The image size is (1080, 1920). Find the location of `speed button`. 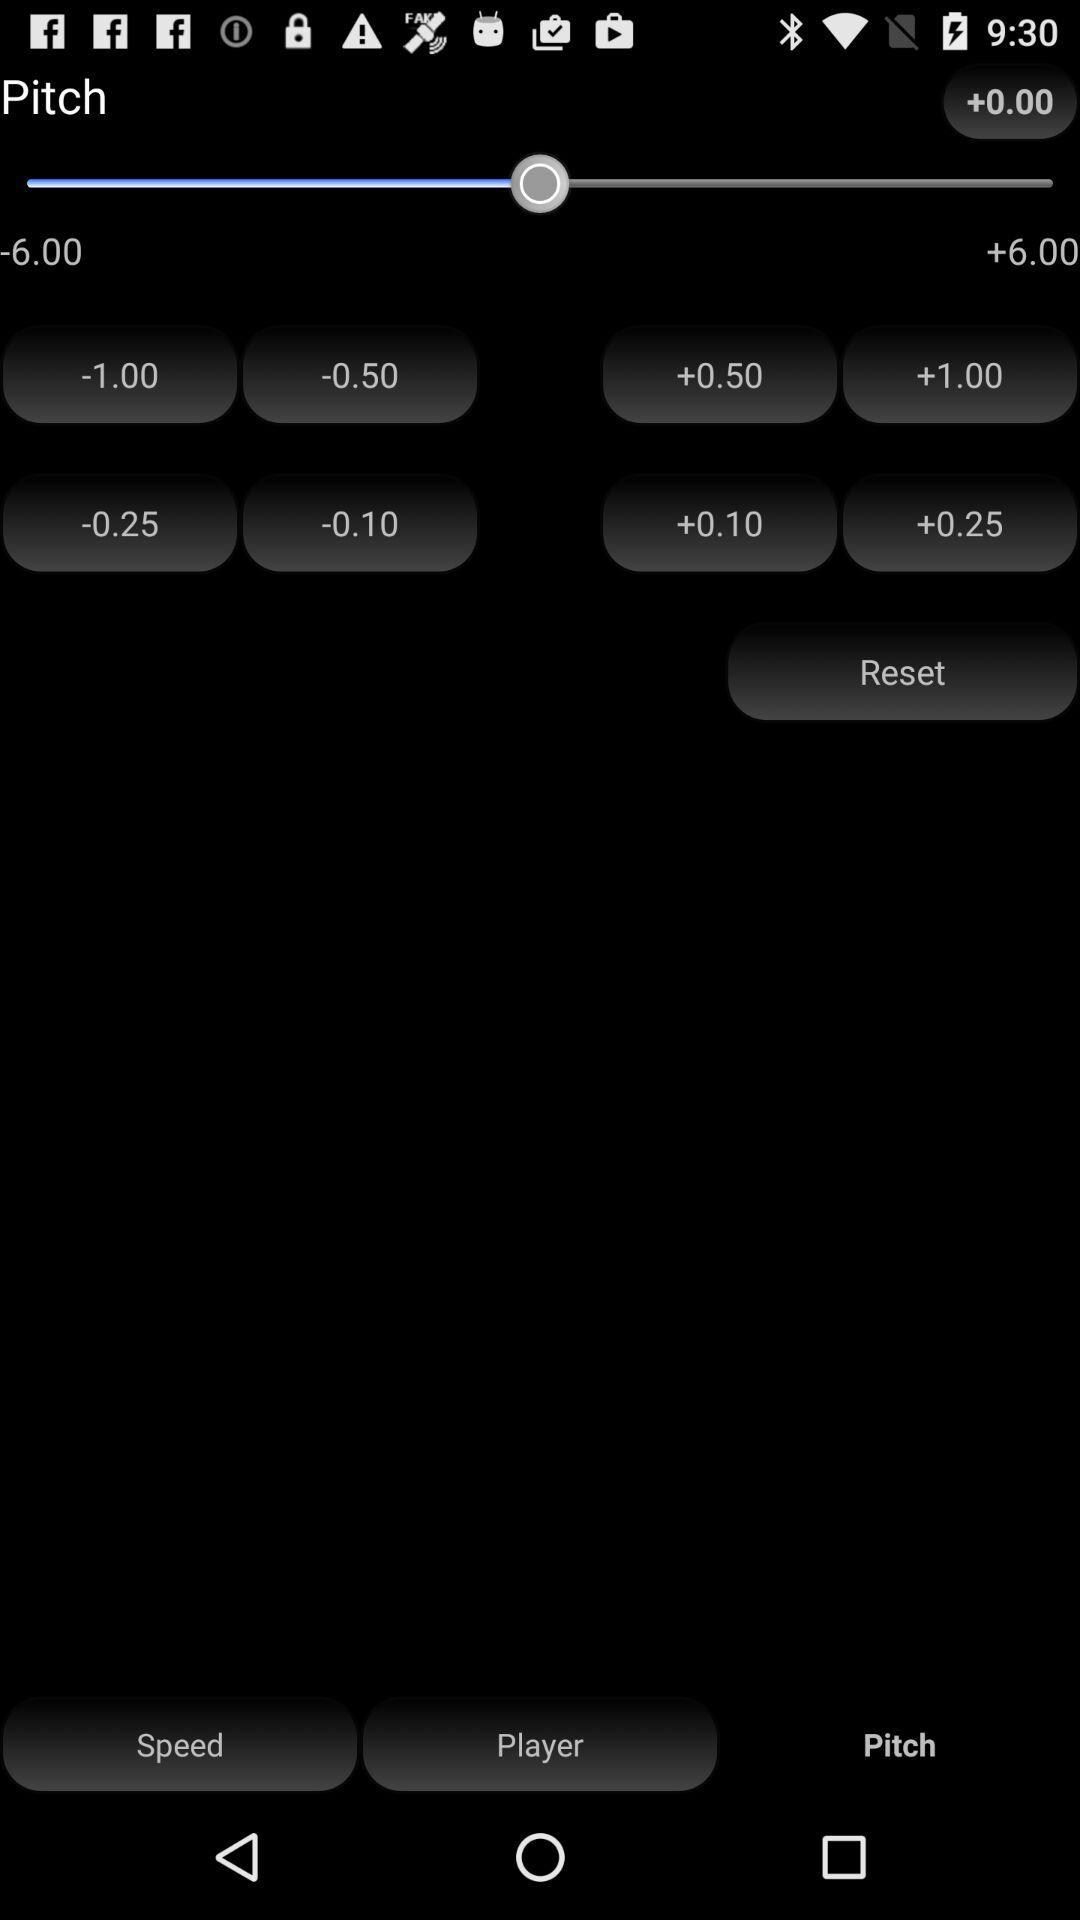

speed button is located at coordinates (180, 1744).